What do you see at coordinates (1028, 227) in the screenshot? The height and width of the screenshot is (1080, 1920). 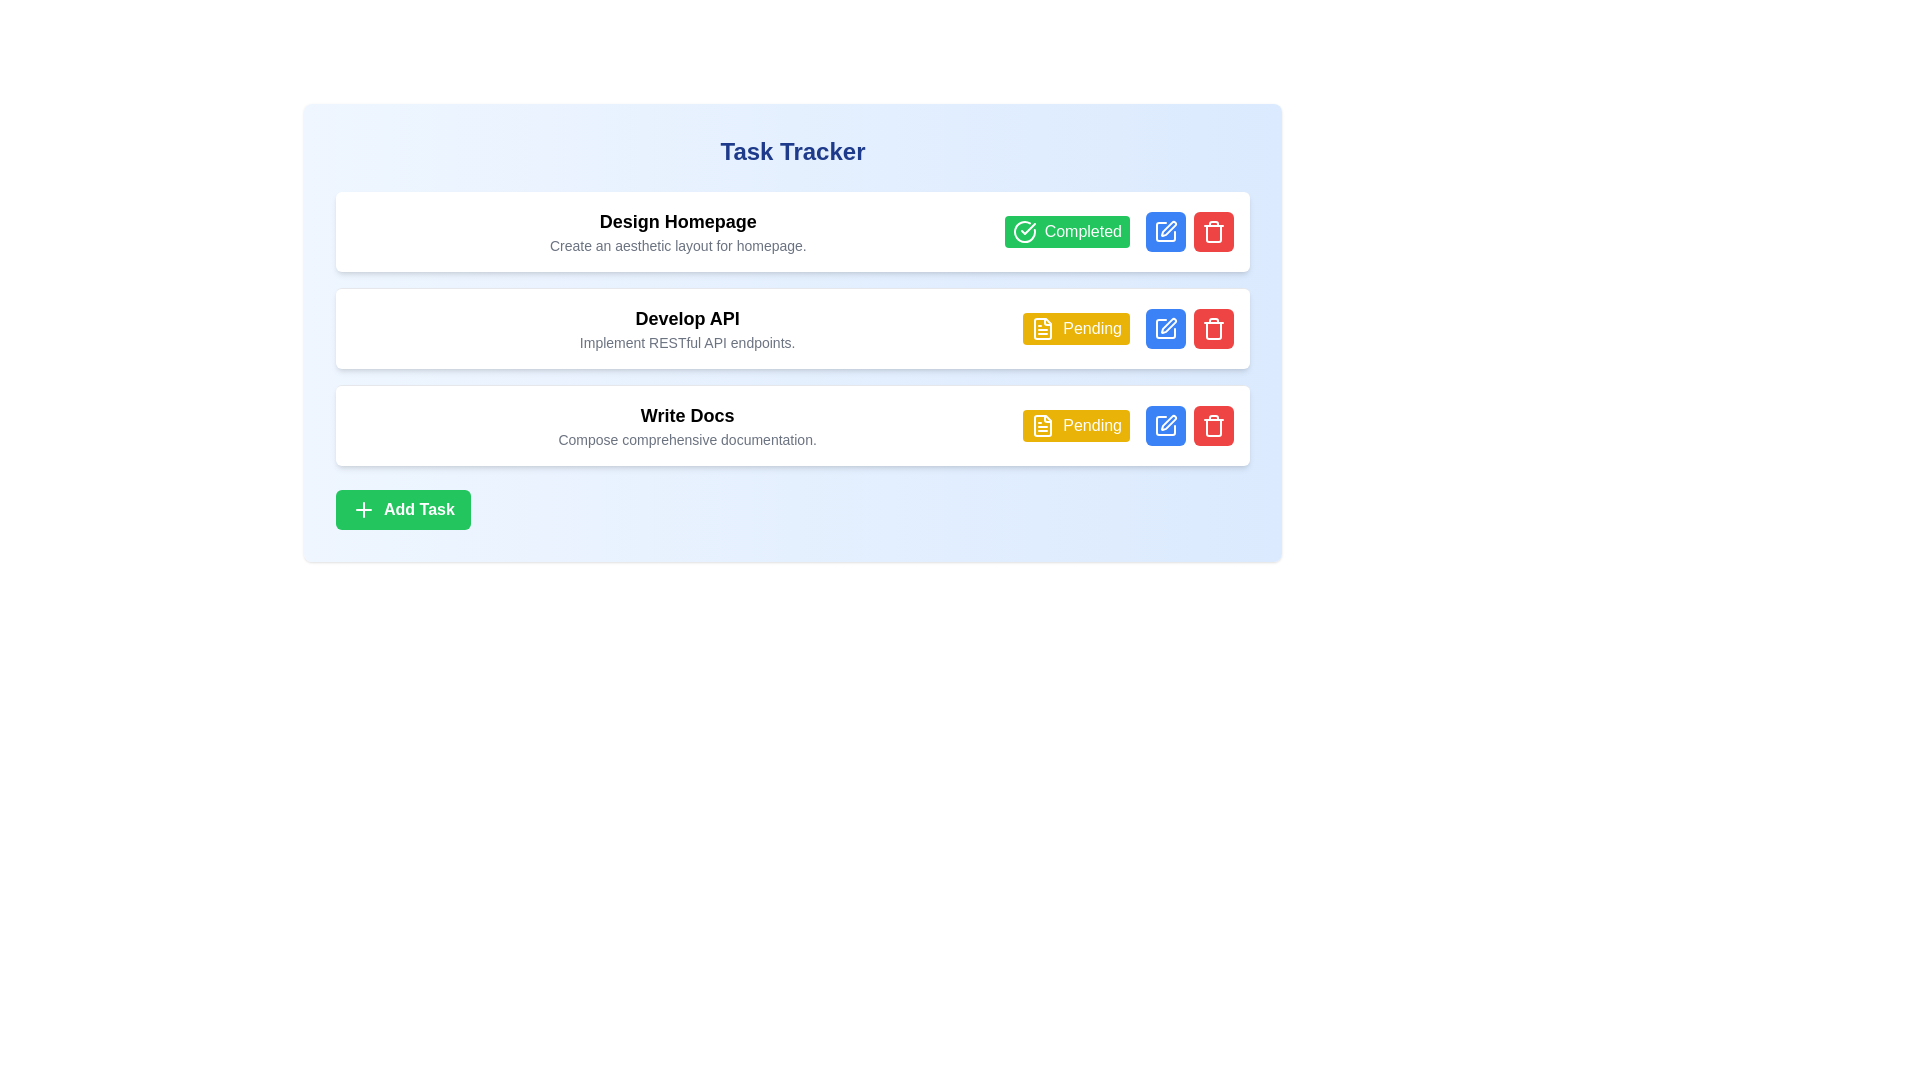 I see `the checkmark icon that indicates the completion status of the 'Design Homepage' task` at bounding box center [1028, 227].